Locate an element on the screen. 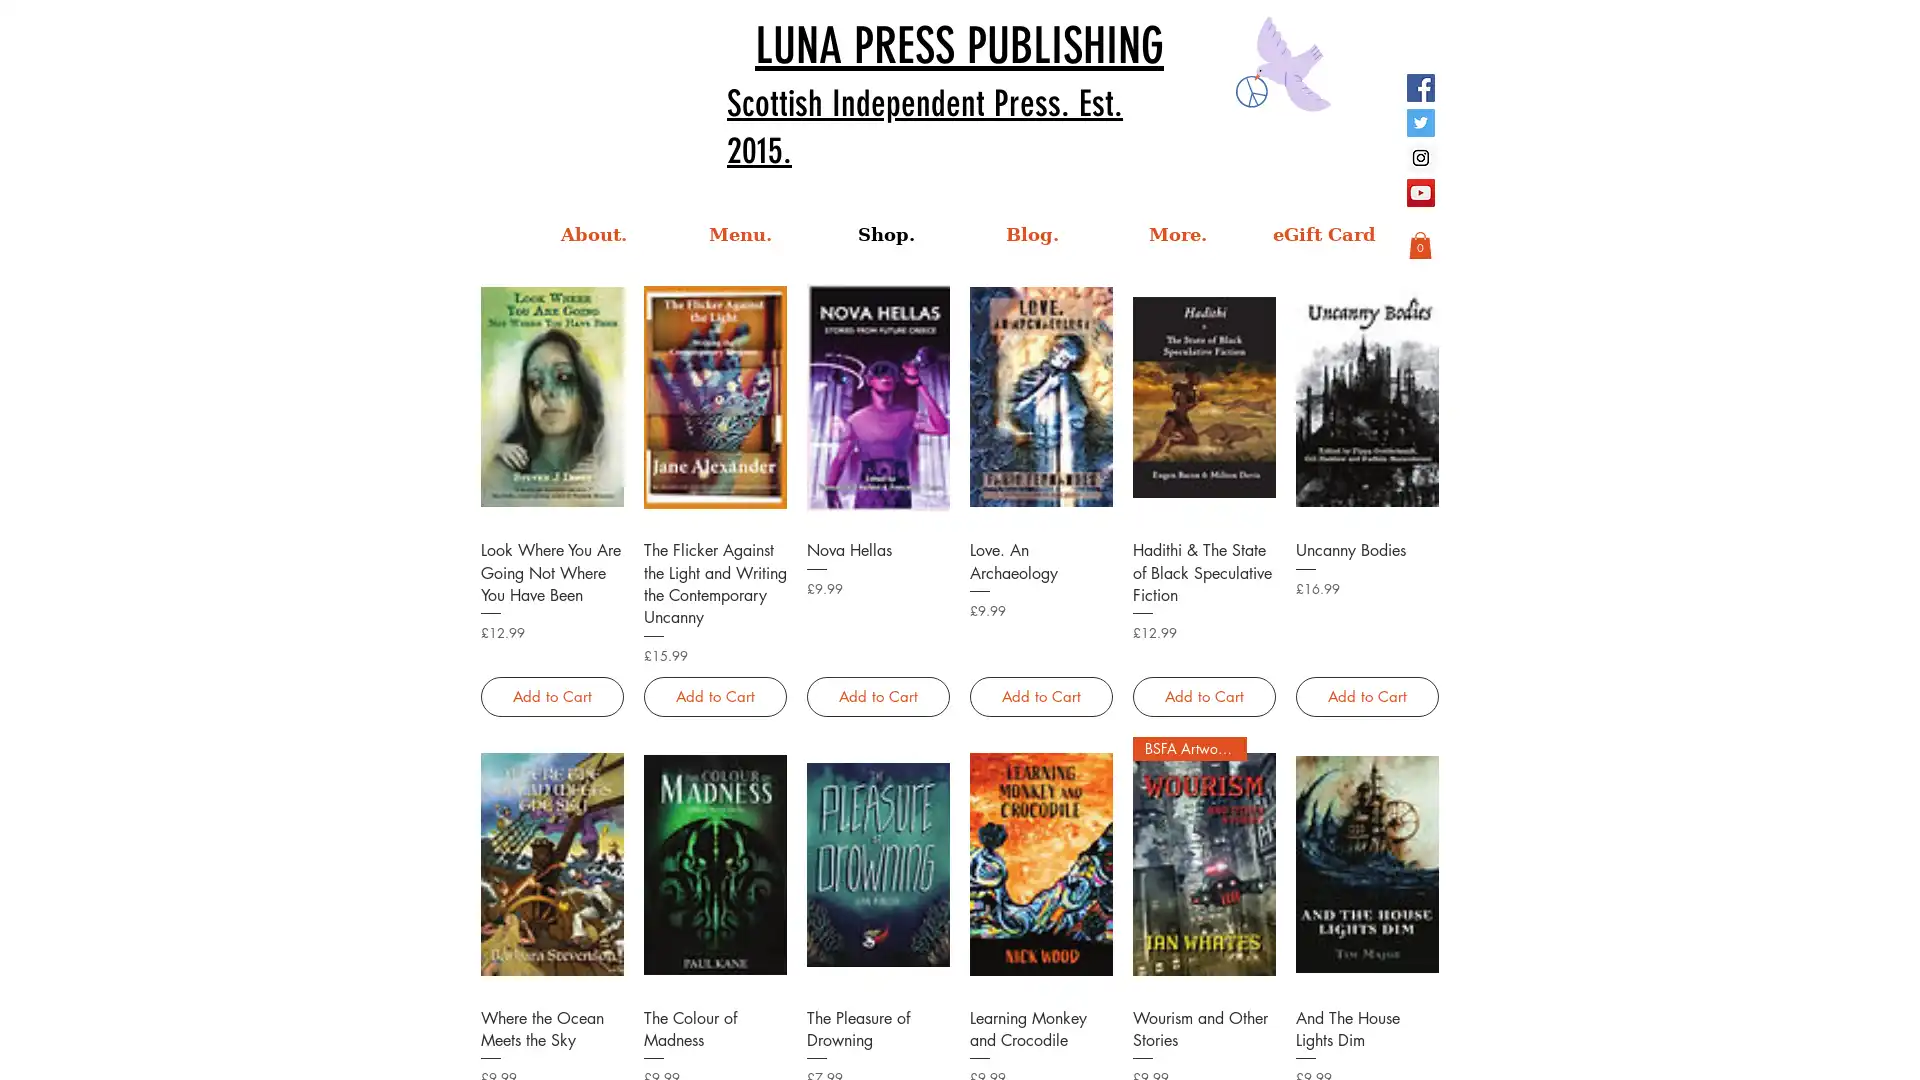  Quick View is located at coordinates (714, 1015).